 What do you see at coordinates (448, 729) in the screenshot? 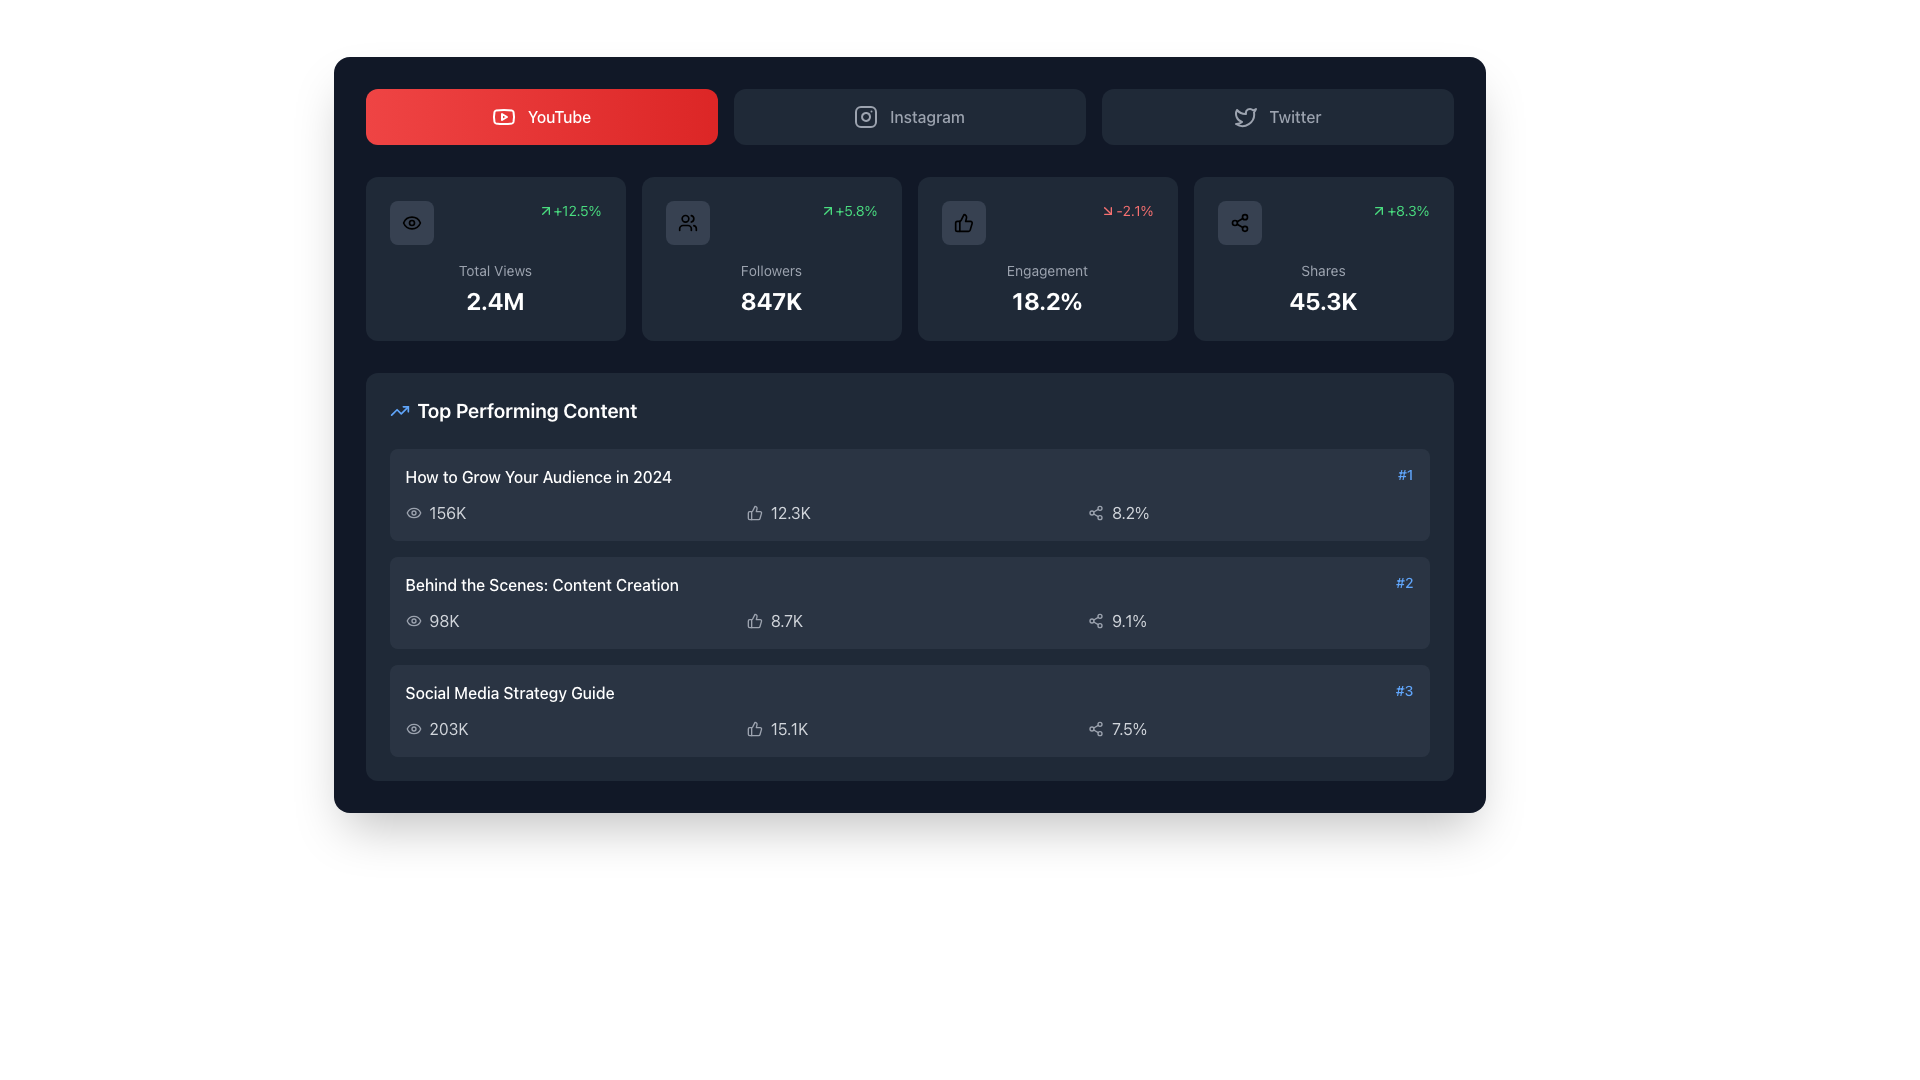
I see `and interpret the text label displaying '203K' located at the bottom-right of the 'Social Media Strategy Guide' section in the 'Top Performing Content' list` at bounding box center [448, 729].